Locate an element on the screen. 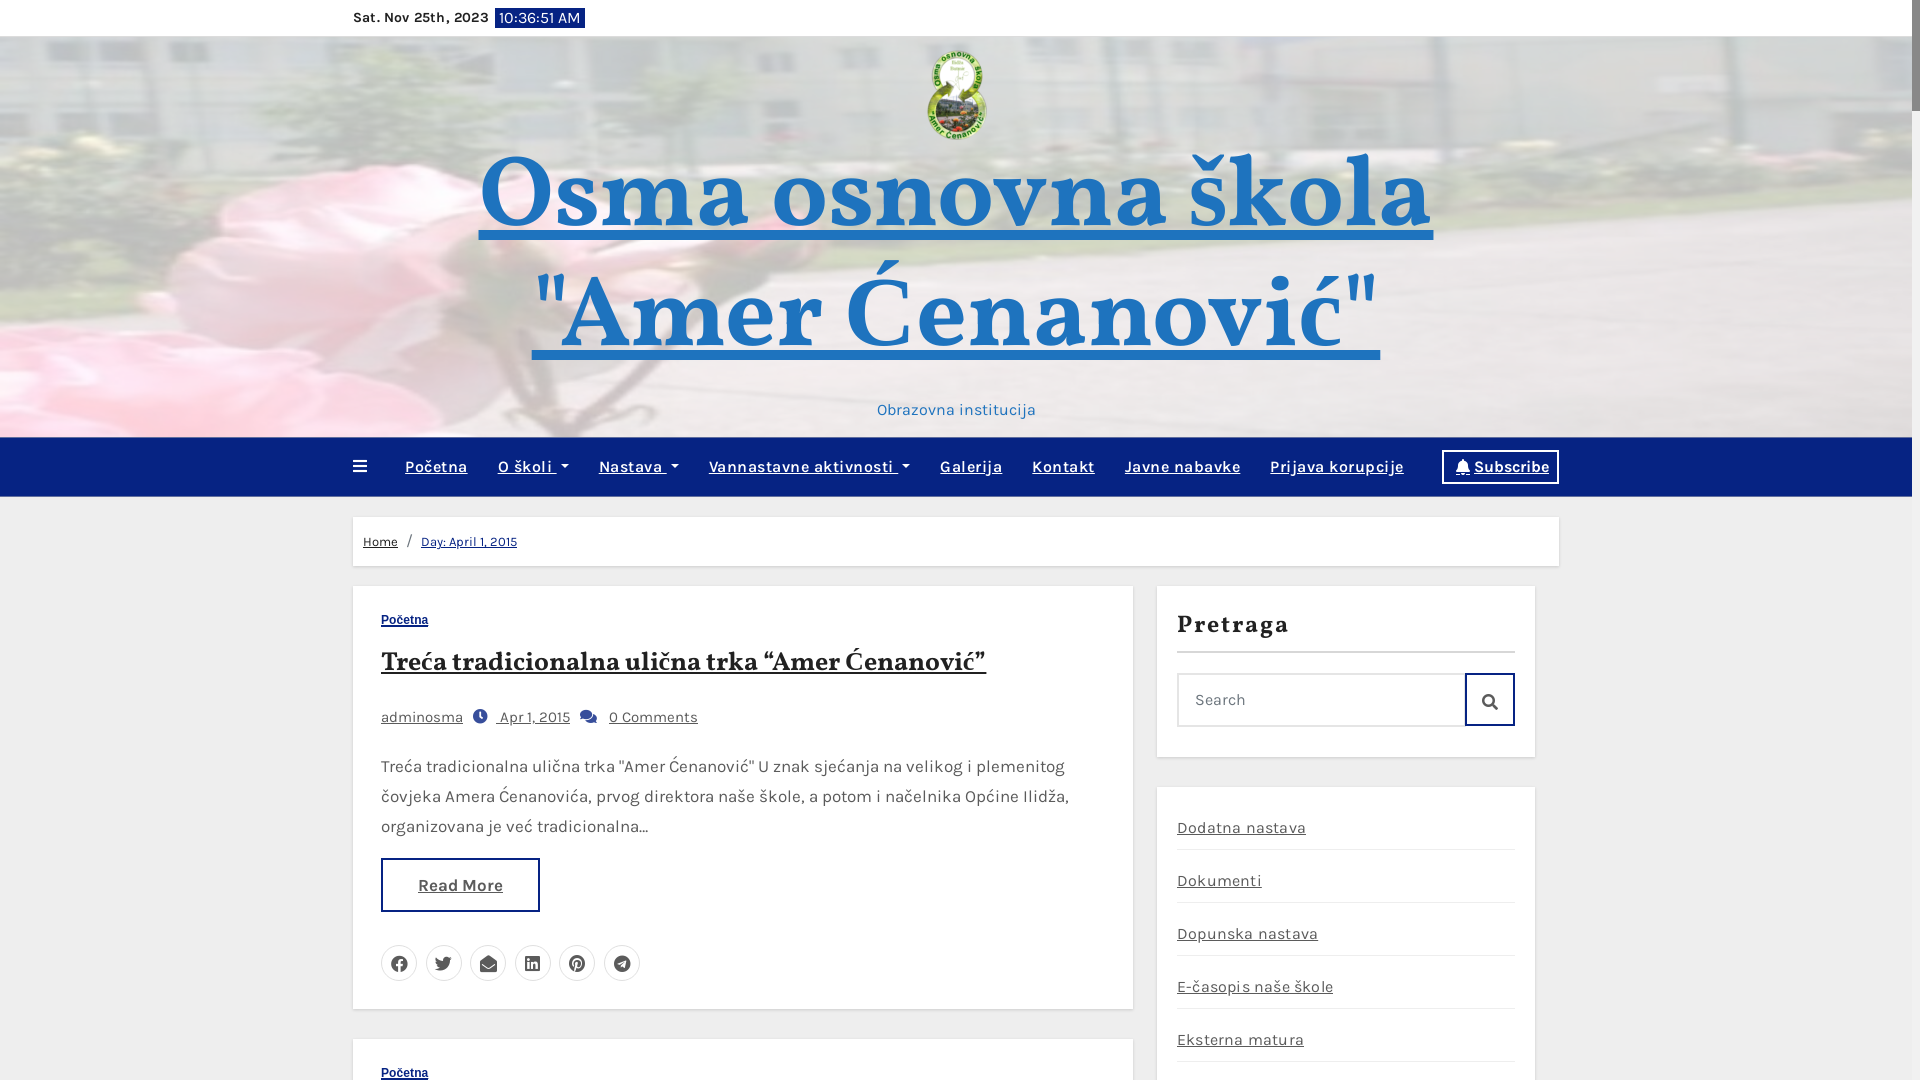 The width and height of the screenshot is (1920, 1080). 'Vannastavne aktivnosti' is located at coordinates (810, 466).